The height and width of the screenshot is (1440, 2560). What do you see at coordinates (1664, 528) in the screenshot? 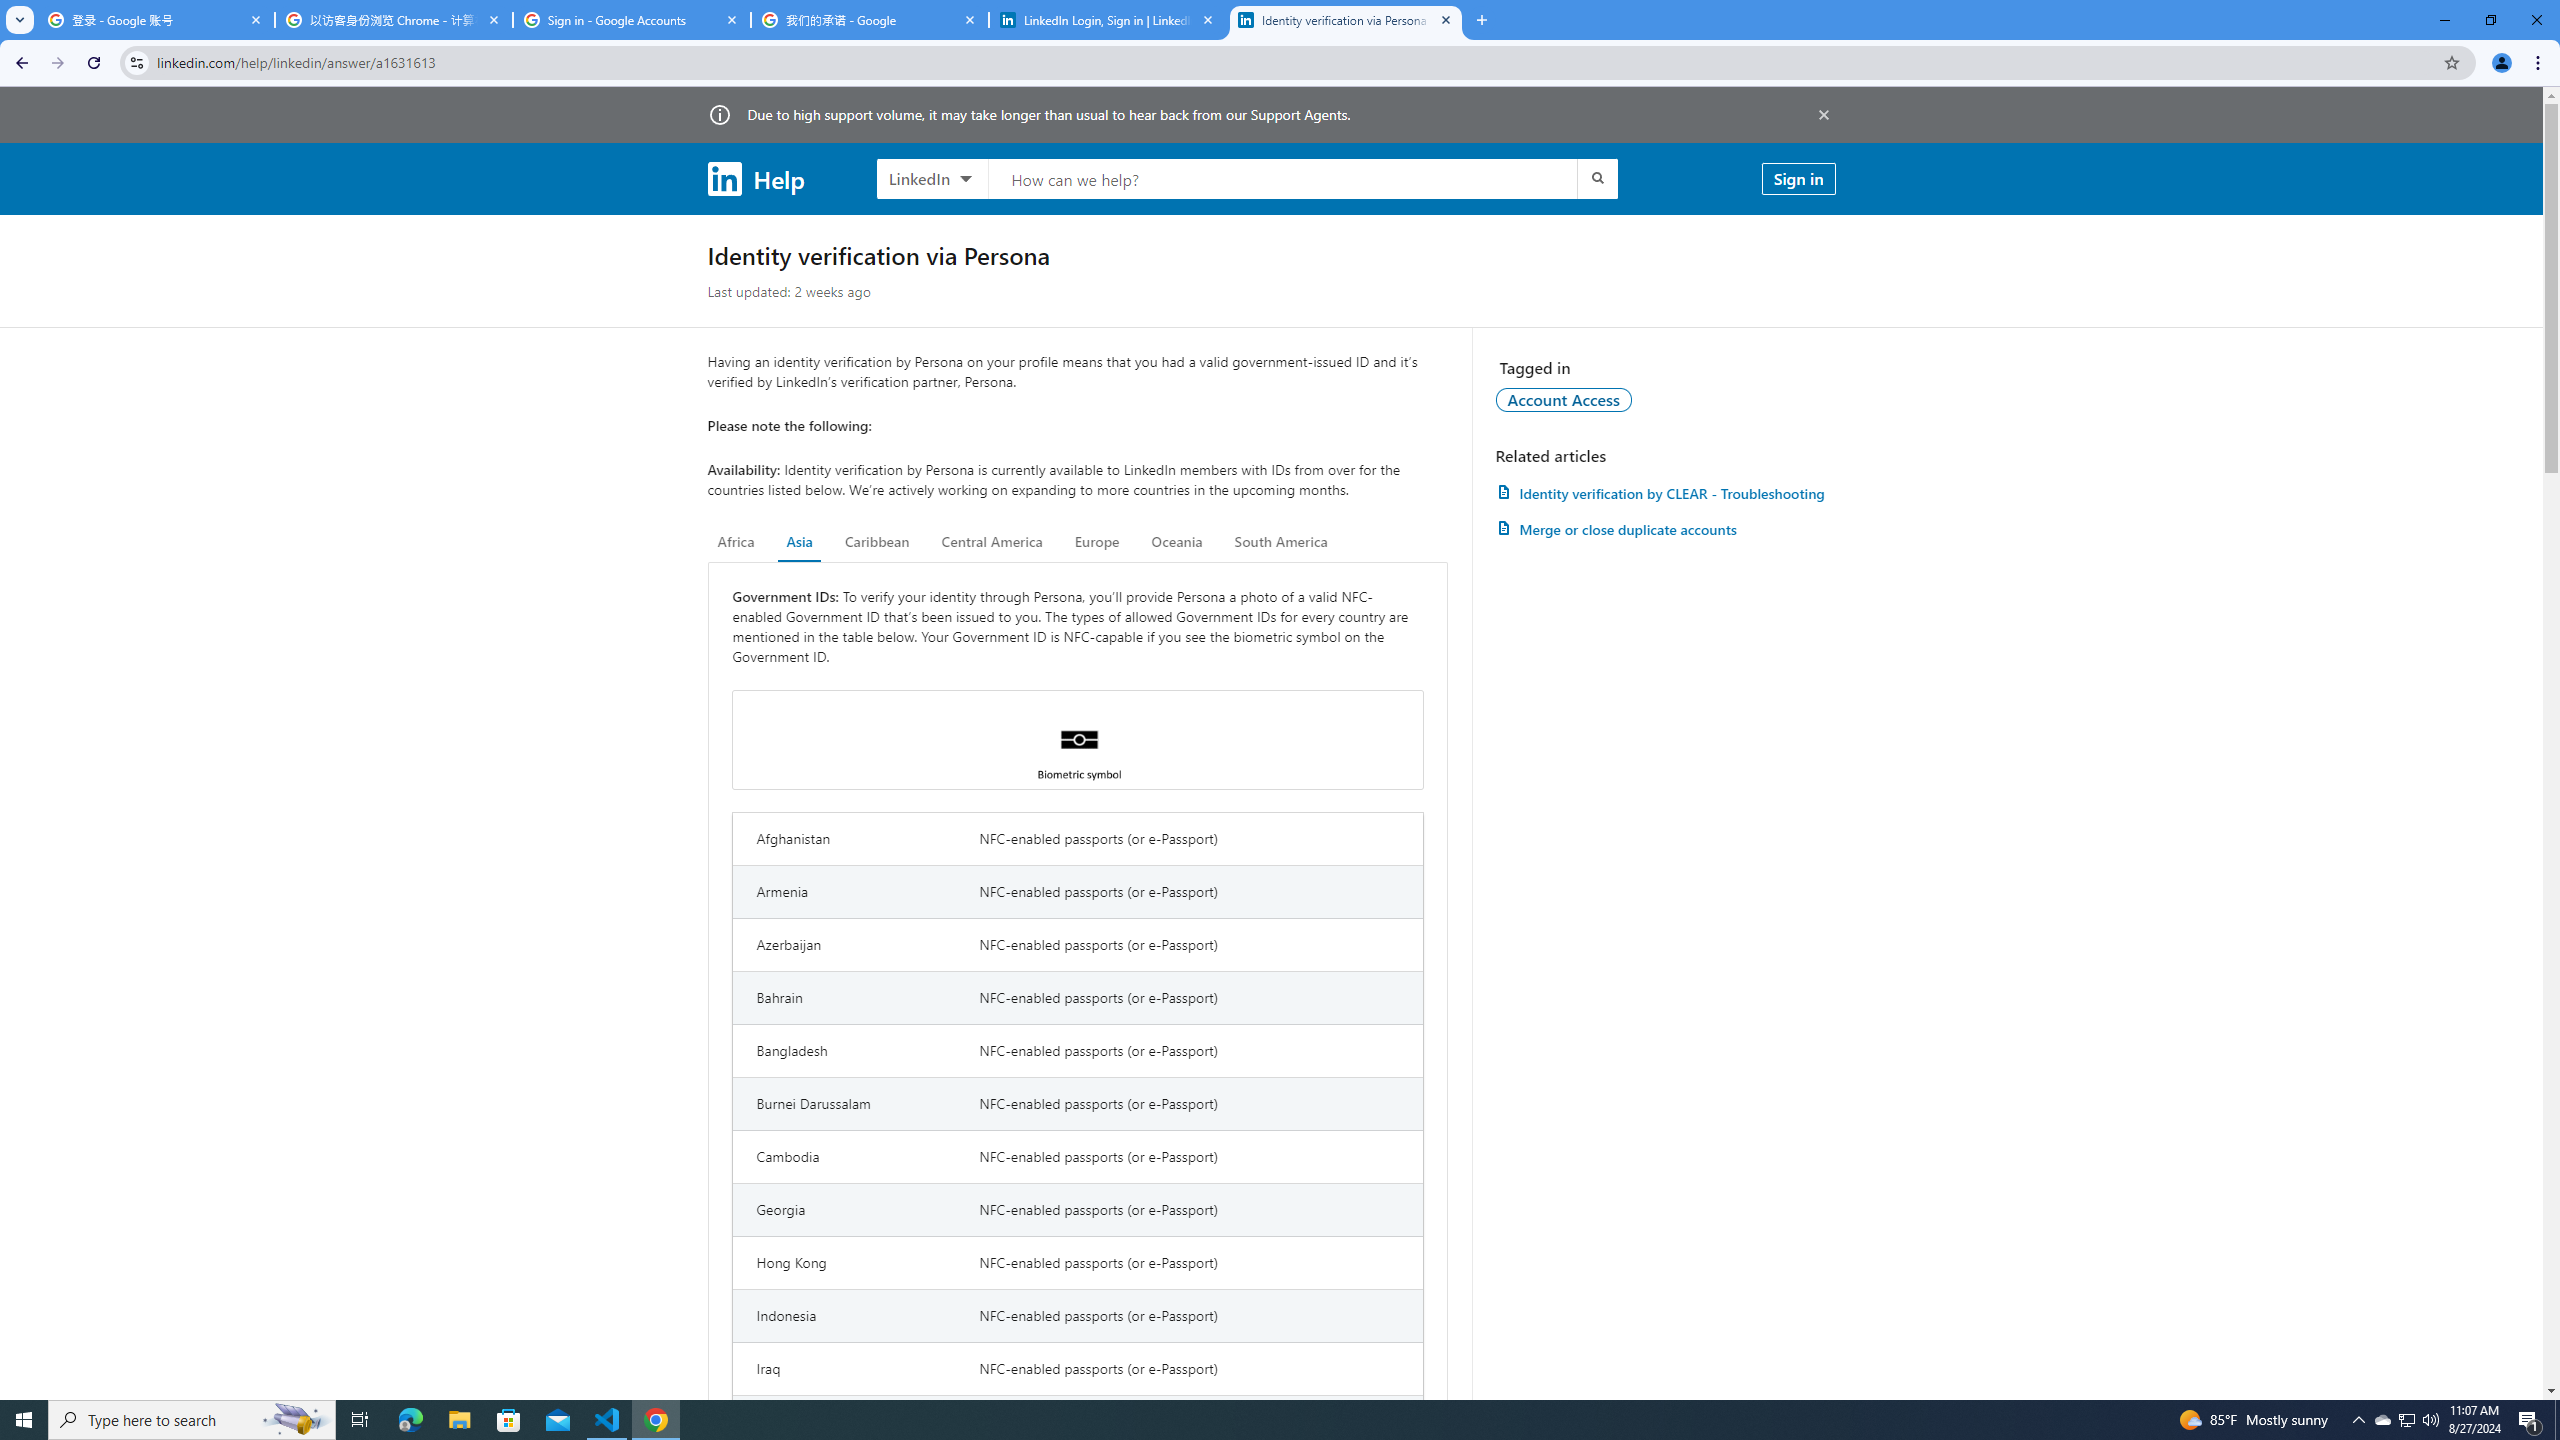
I see `'Merge or close duplicate accounts'` at bounding box center [1664, 528].